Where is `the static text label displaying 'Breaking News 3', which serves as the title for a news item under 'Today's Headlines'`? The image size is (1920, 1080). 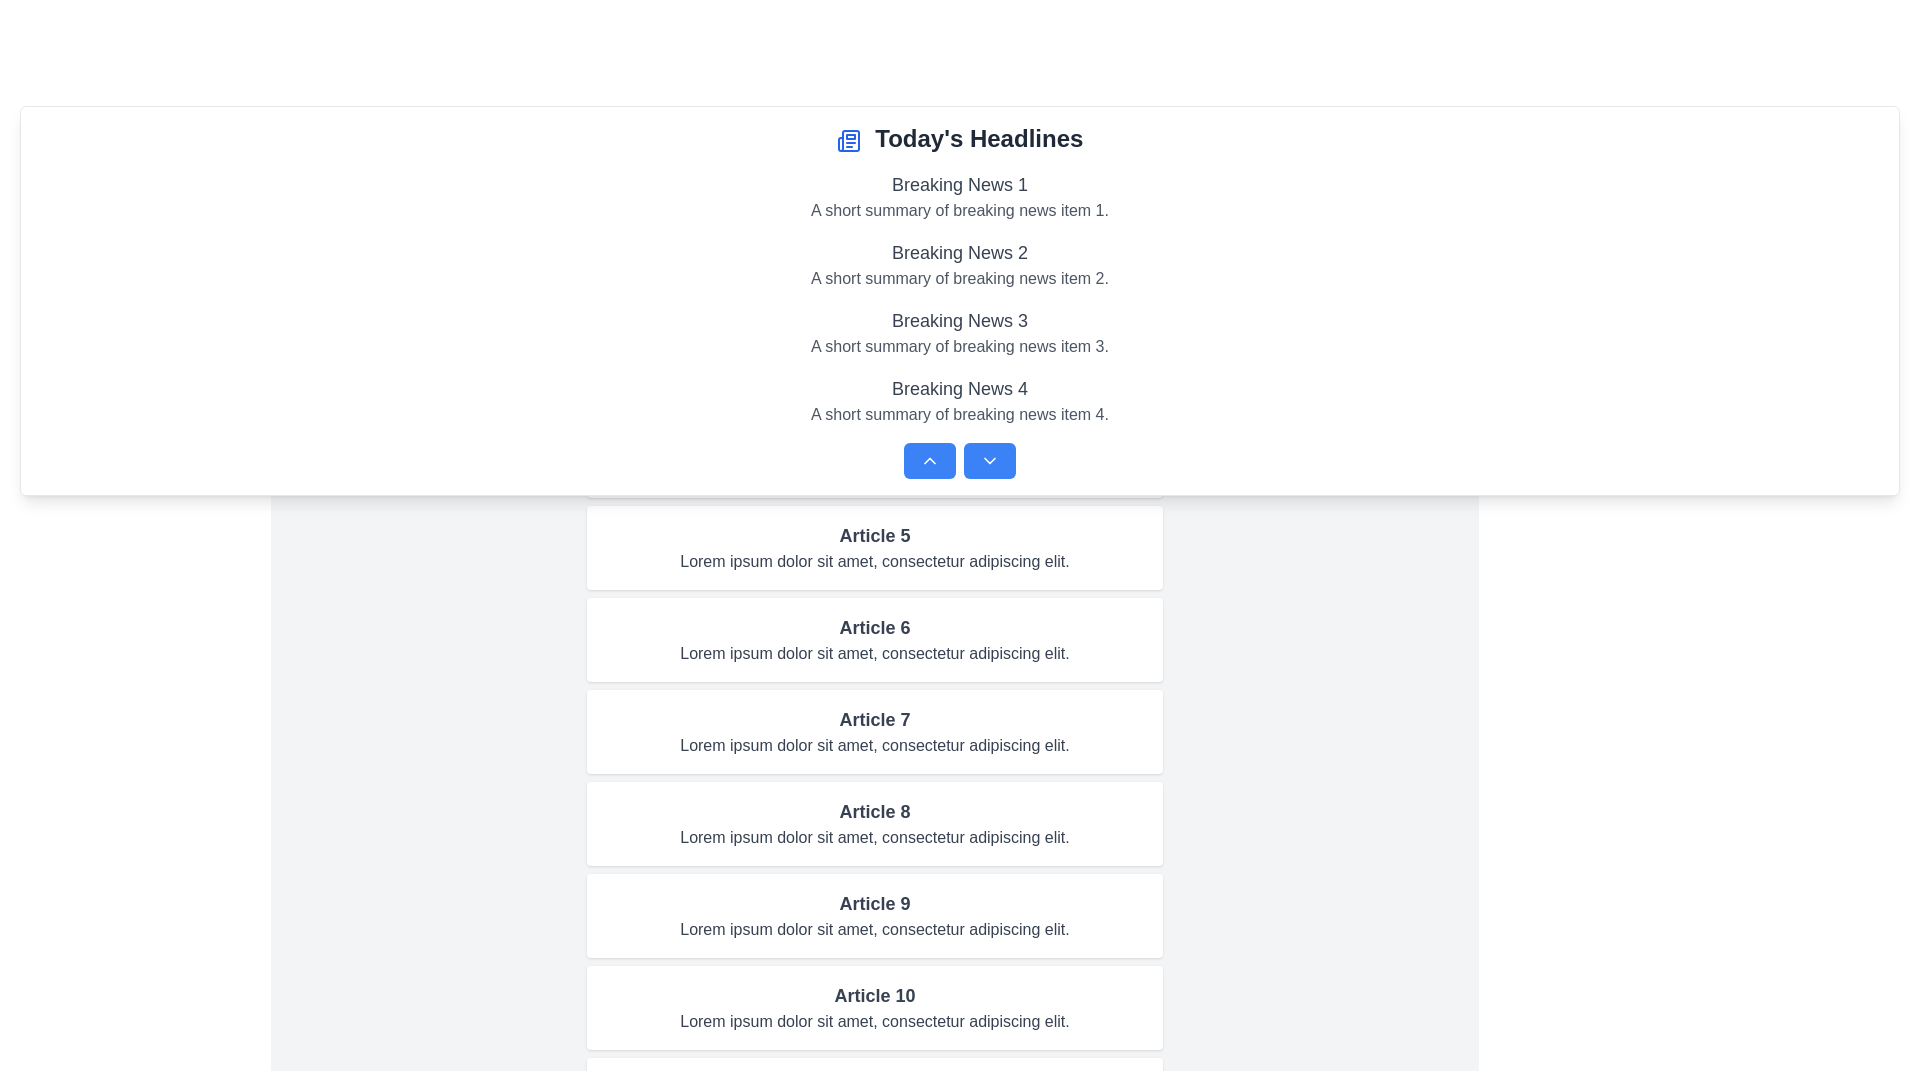
the static text label displaying 'Breaking News 3', which serves as the title for a news item under 'Today's Headlines' is located at coordinates (960, 319).